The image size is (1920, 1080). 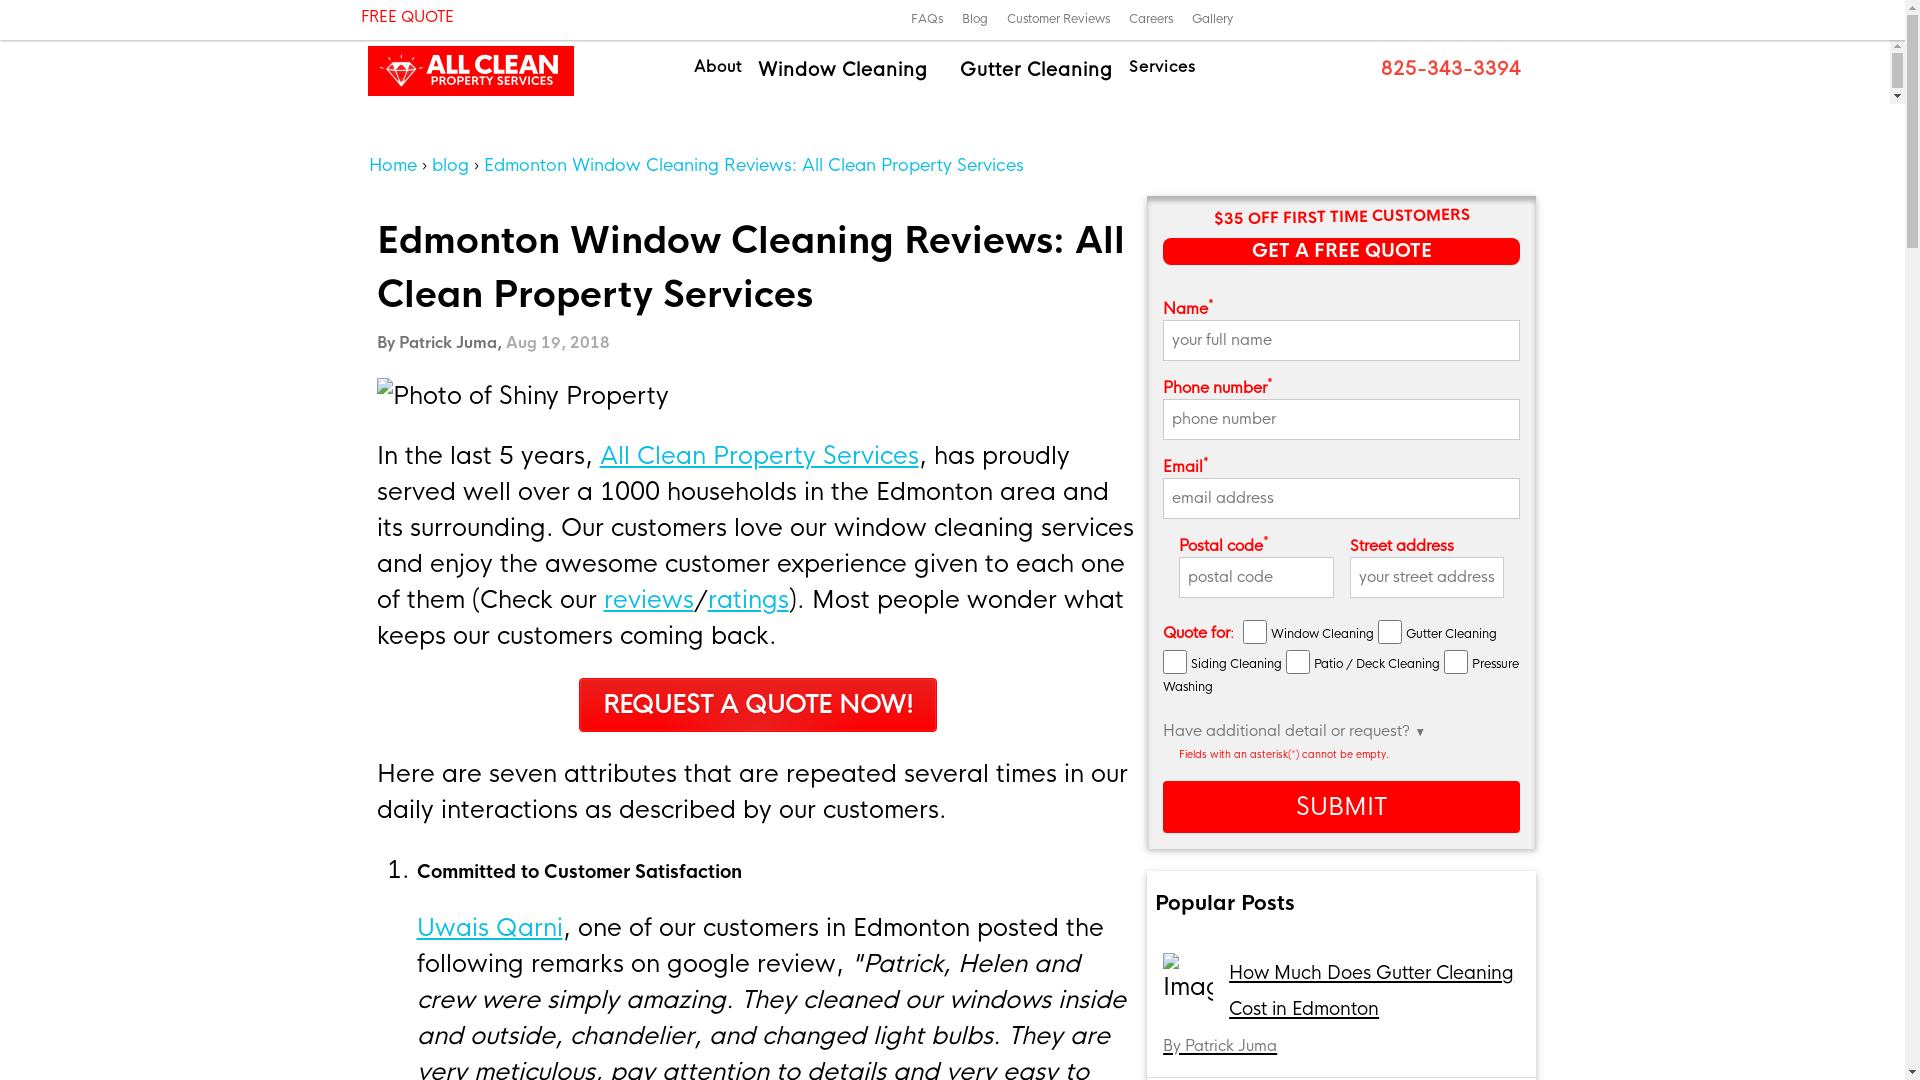 I want to click on ' REQUEST A QUOTE NOW! ', so click(x=757, y=704).